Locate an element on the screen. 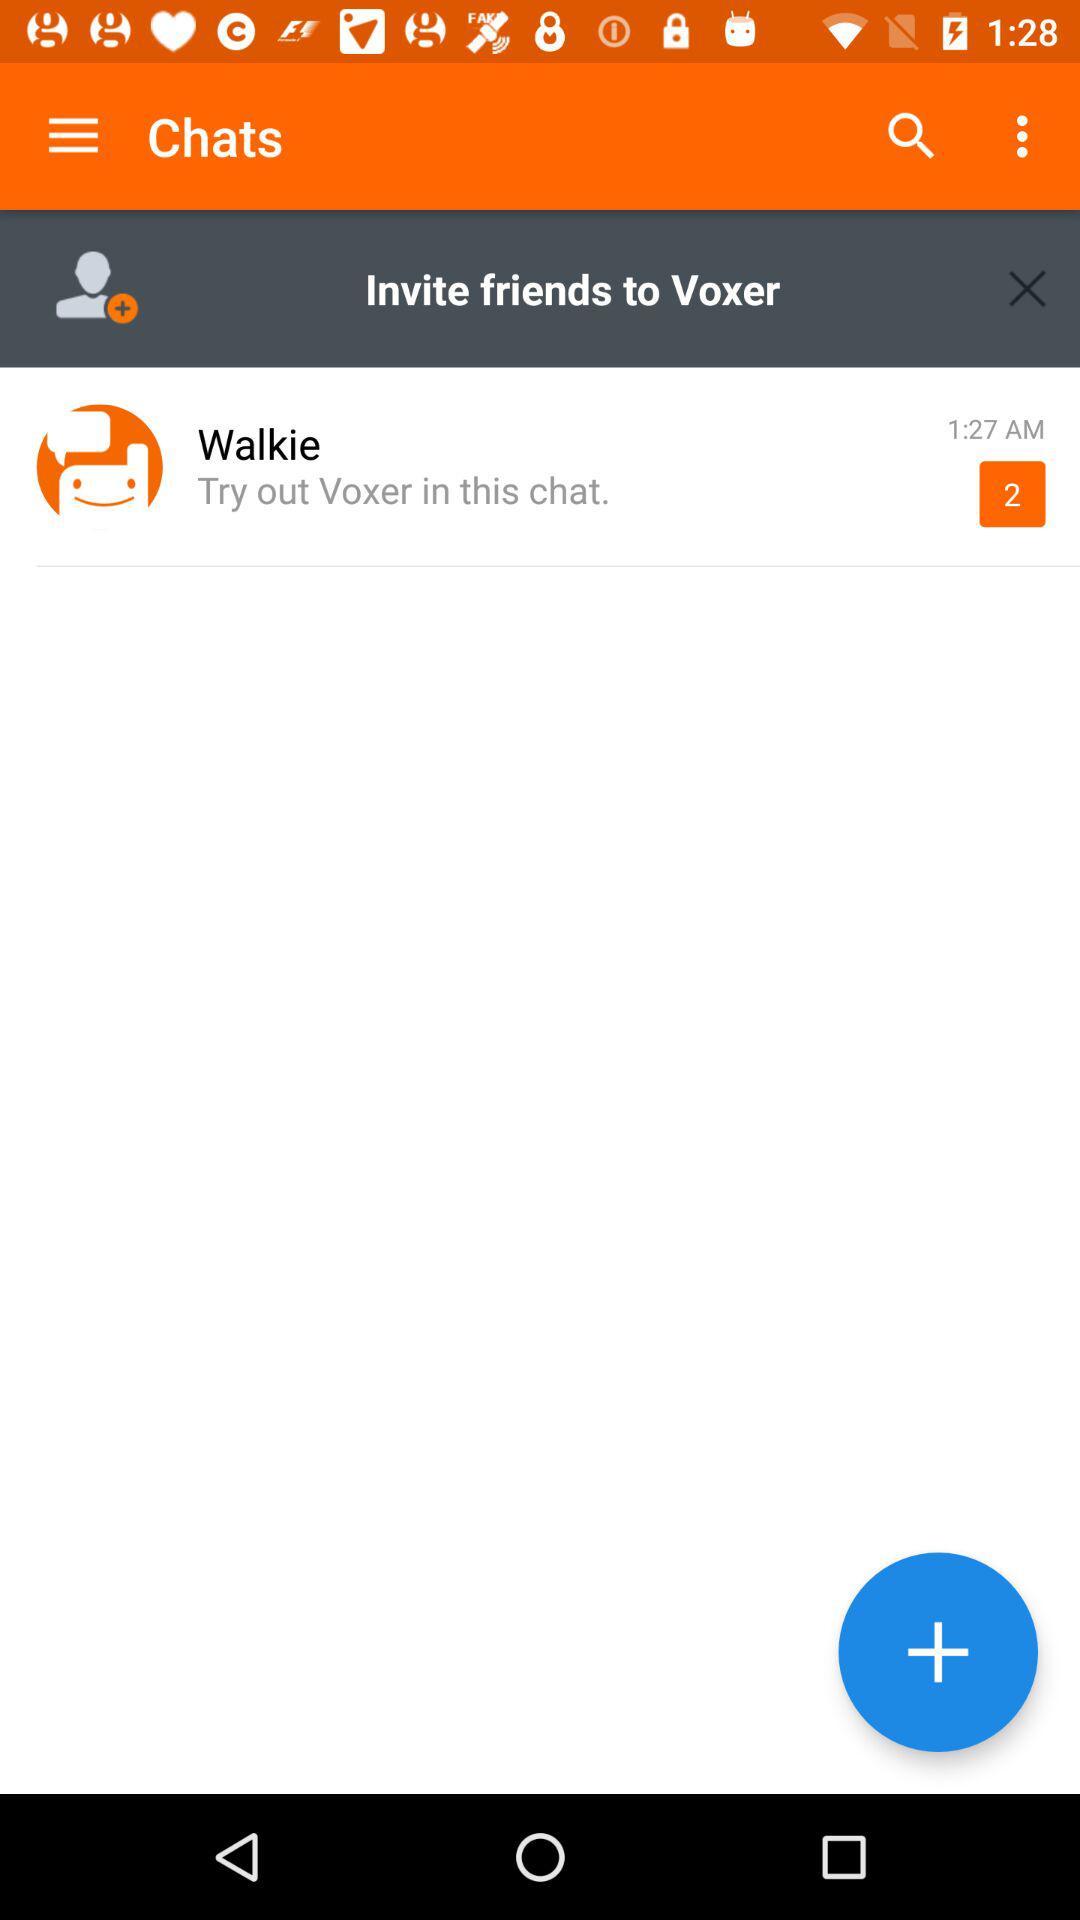 This screenshot has width=1080, height=1920. exit/close button is located at coordinates (1027, 287).